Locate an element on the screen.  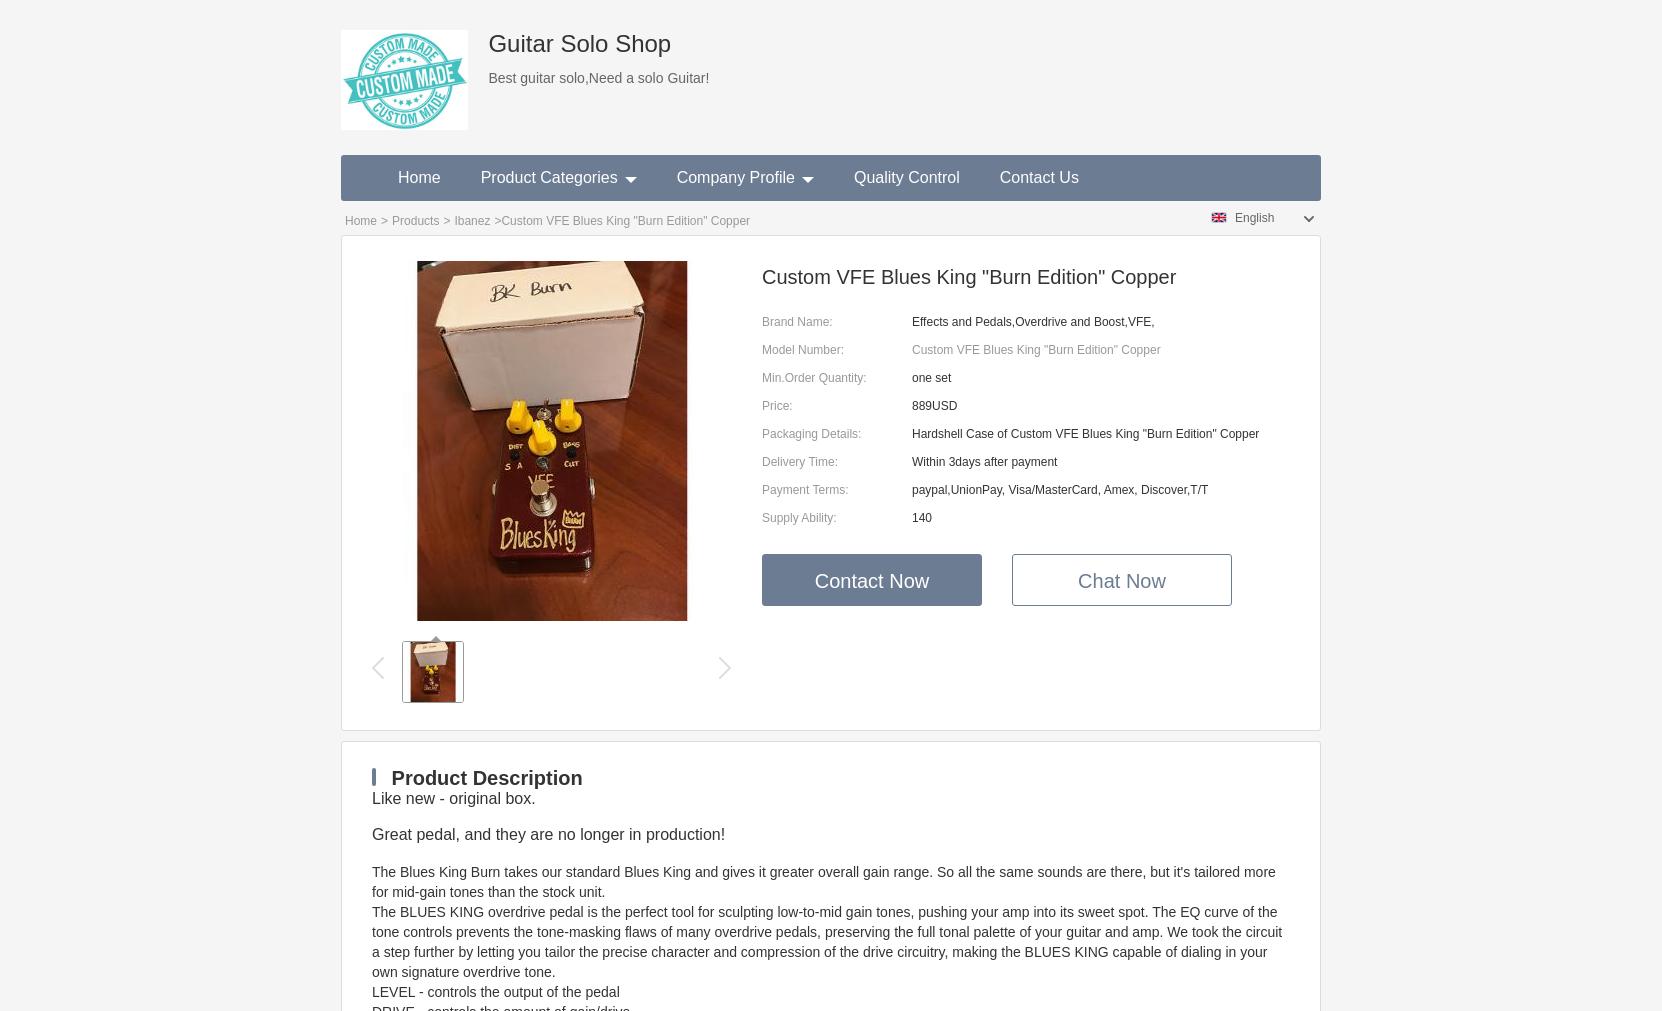
'Effects and Pedals,Overdrive and Boost,VFE,' is located at coordinates (1031, 322).